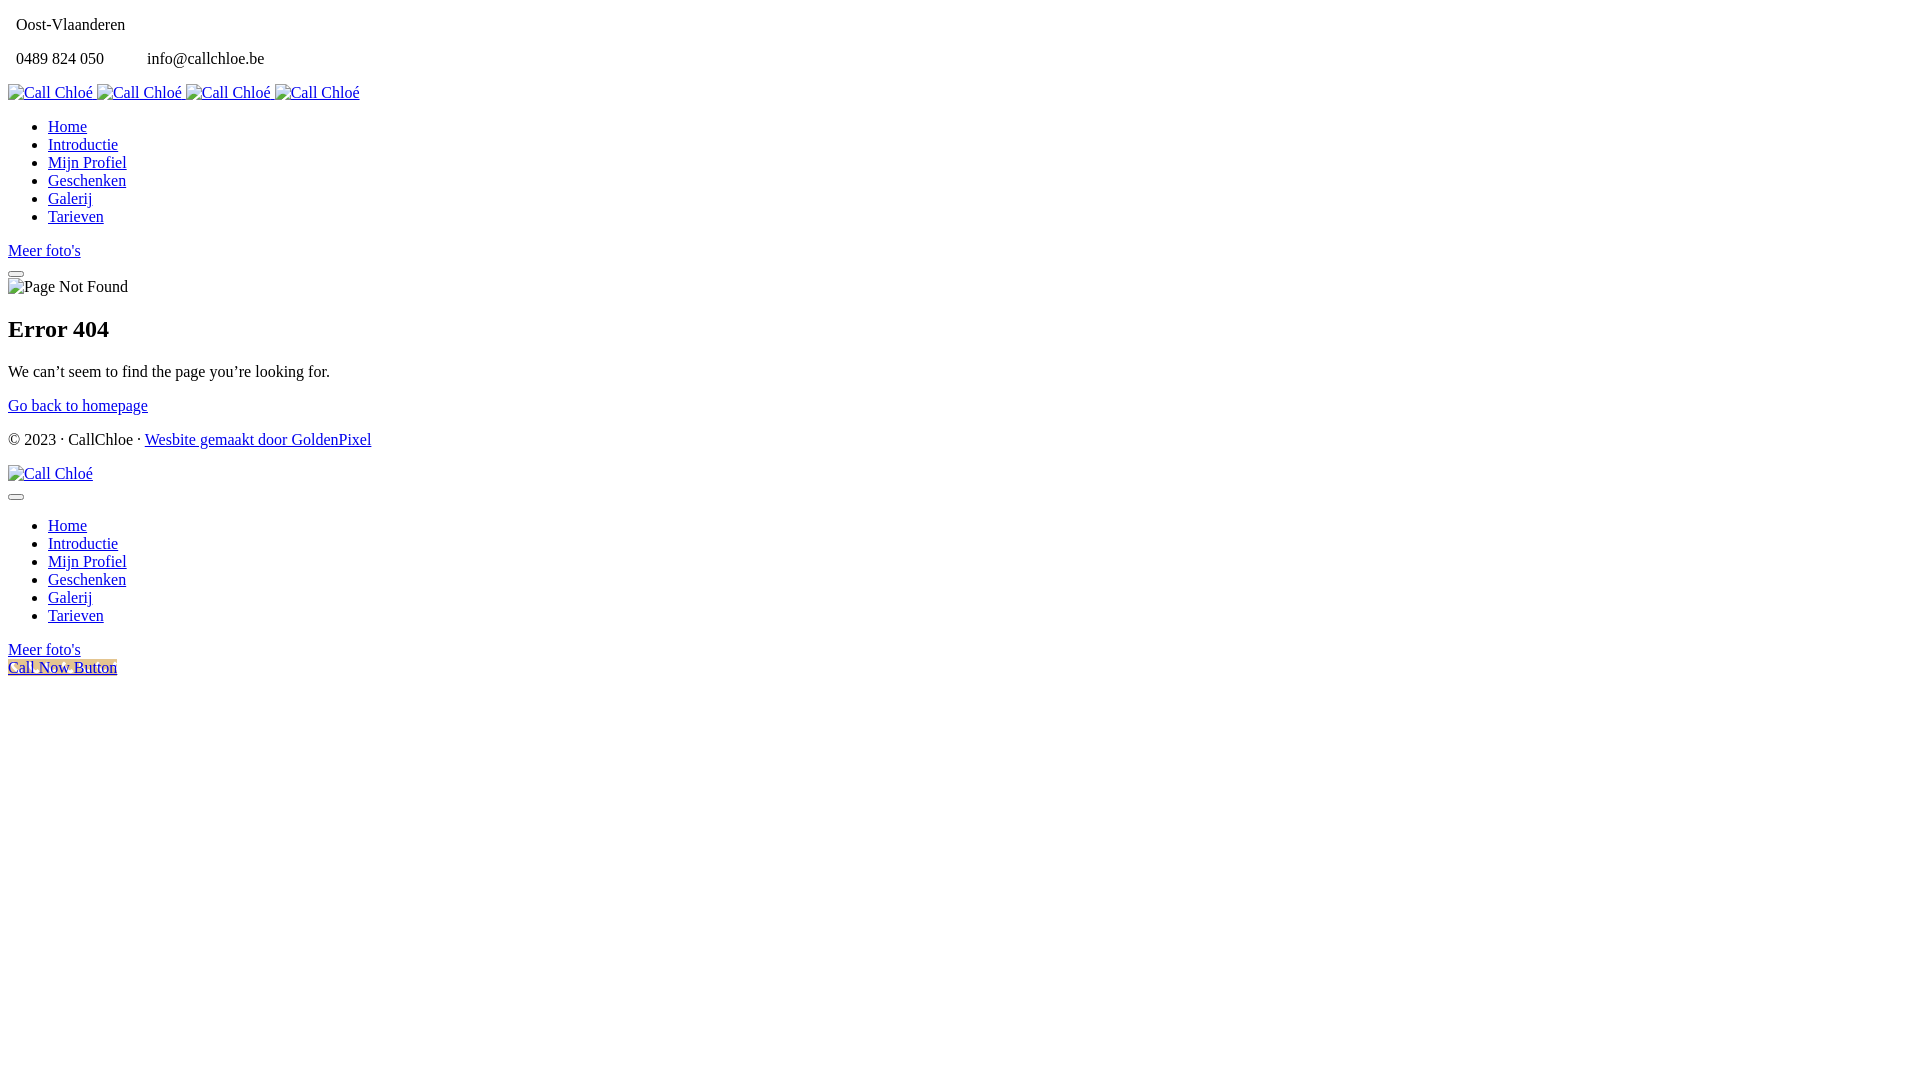 This screenshot has width=1920, height=1080. Describe the element at coordinates (85, 180) in the screenshot. I see `'Geschenken'` at that location.